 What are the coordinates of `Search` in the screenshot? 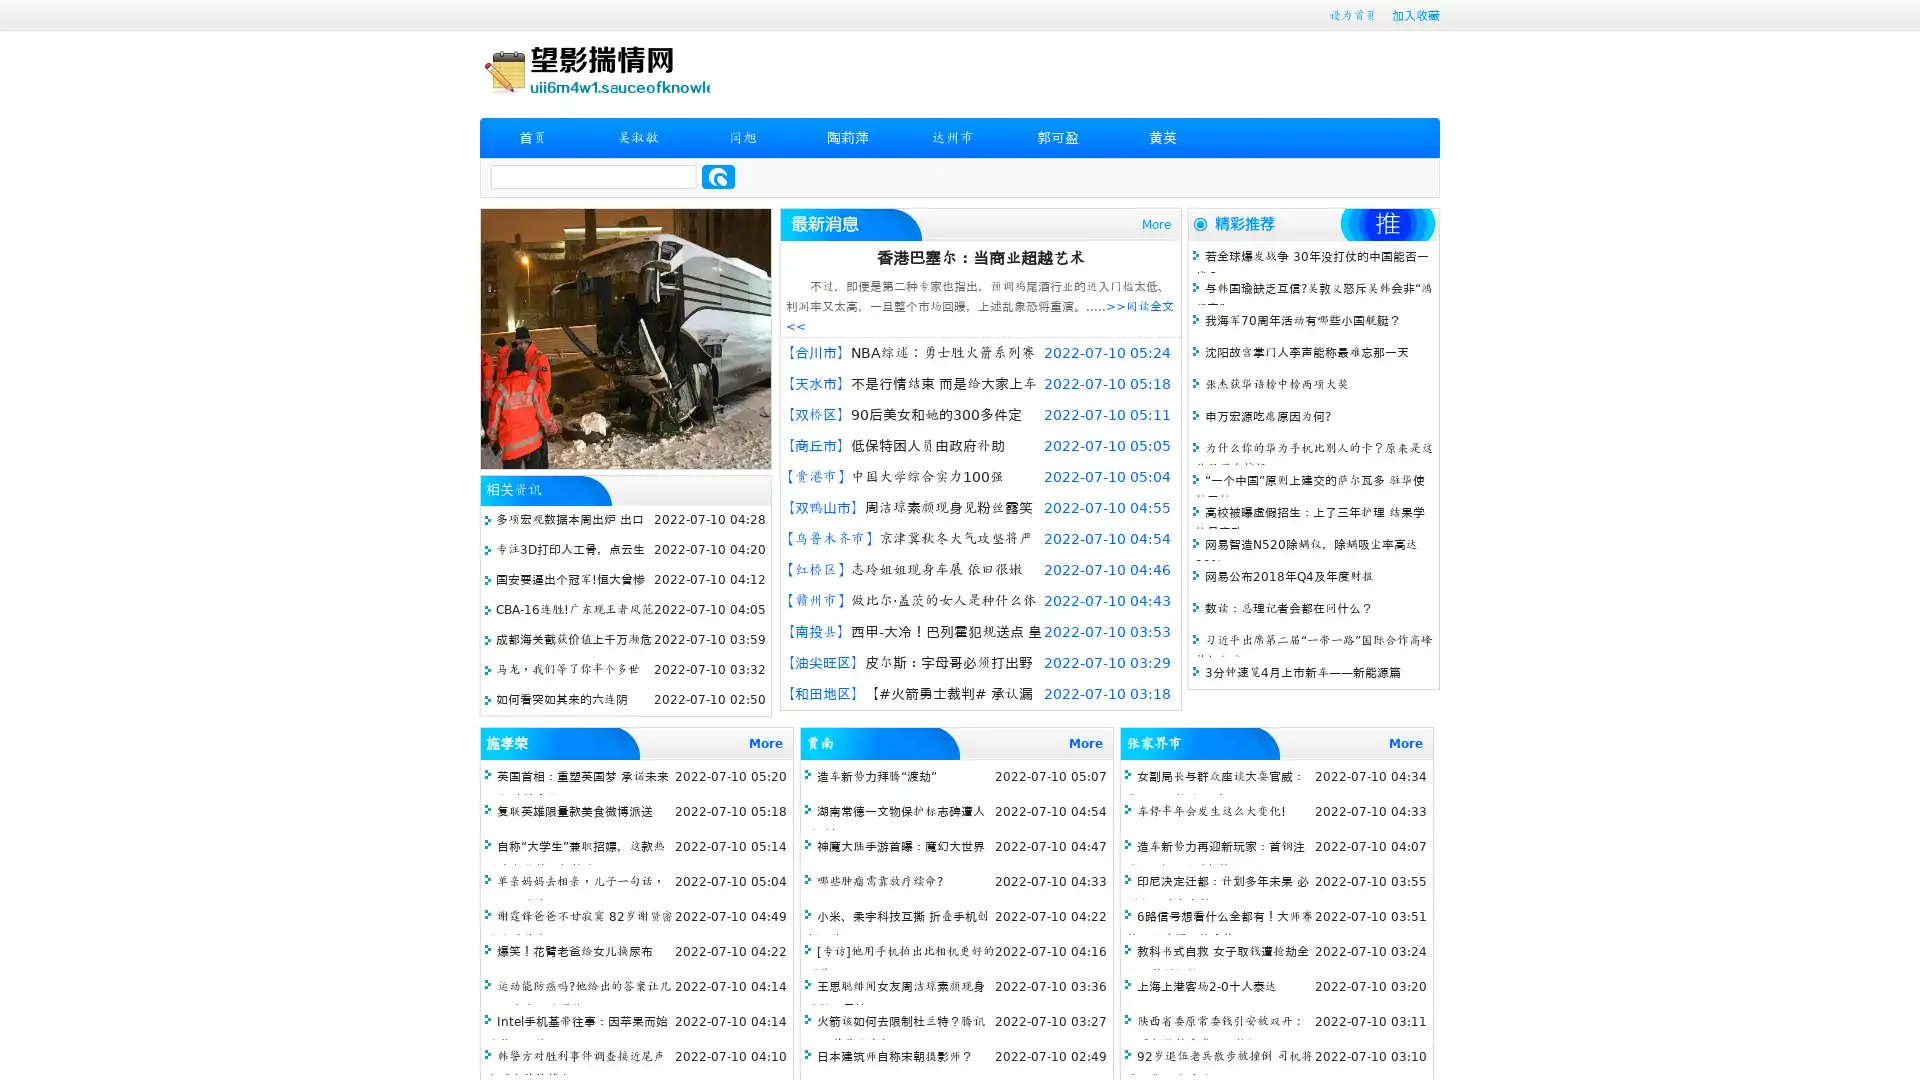 It's located at (718, 176).